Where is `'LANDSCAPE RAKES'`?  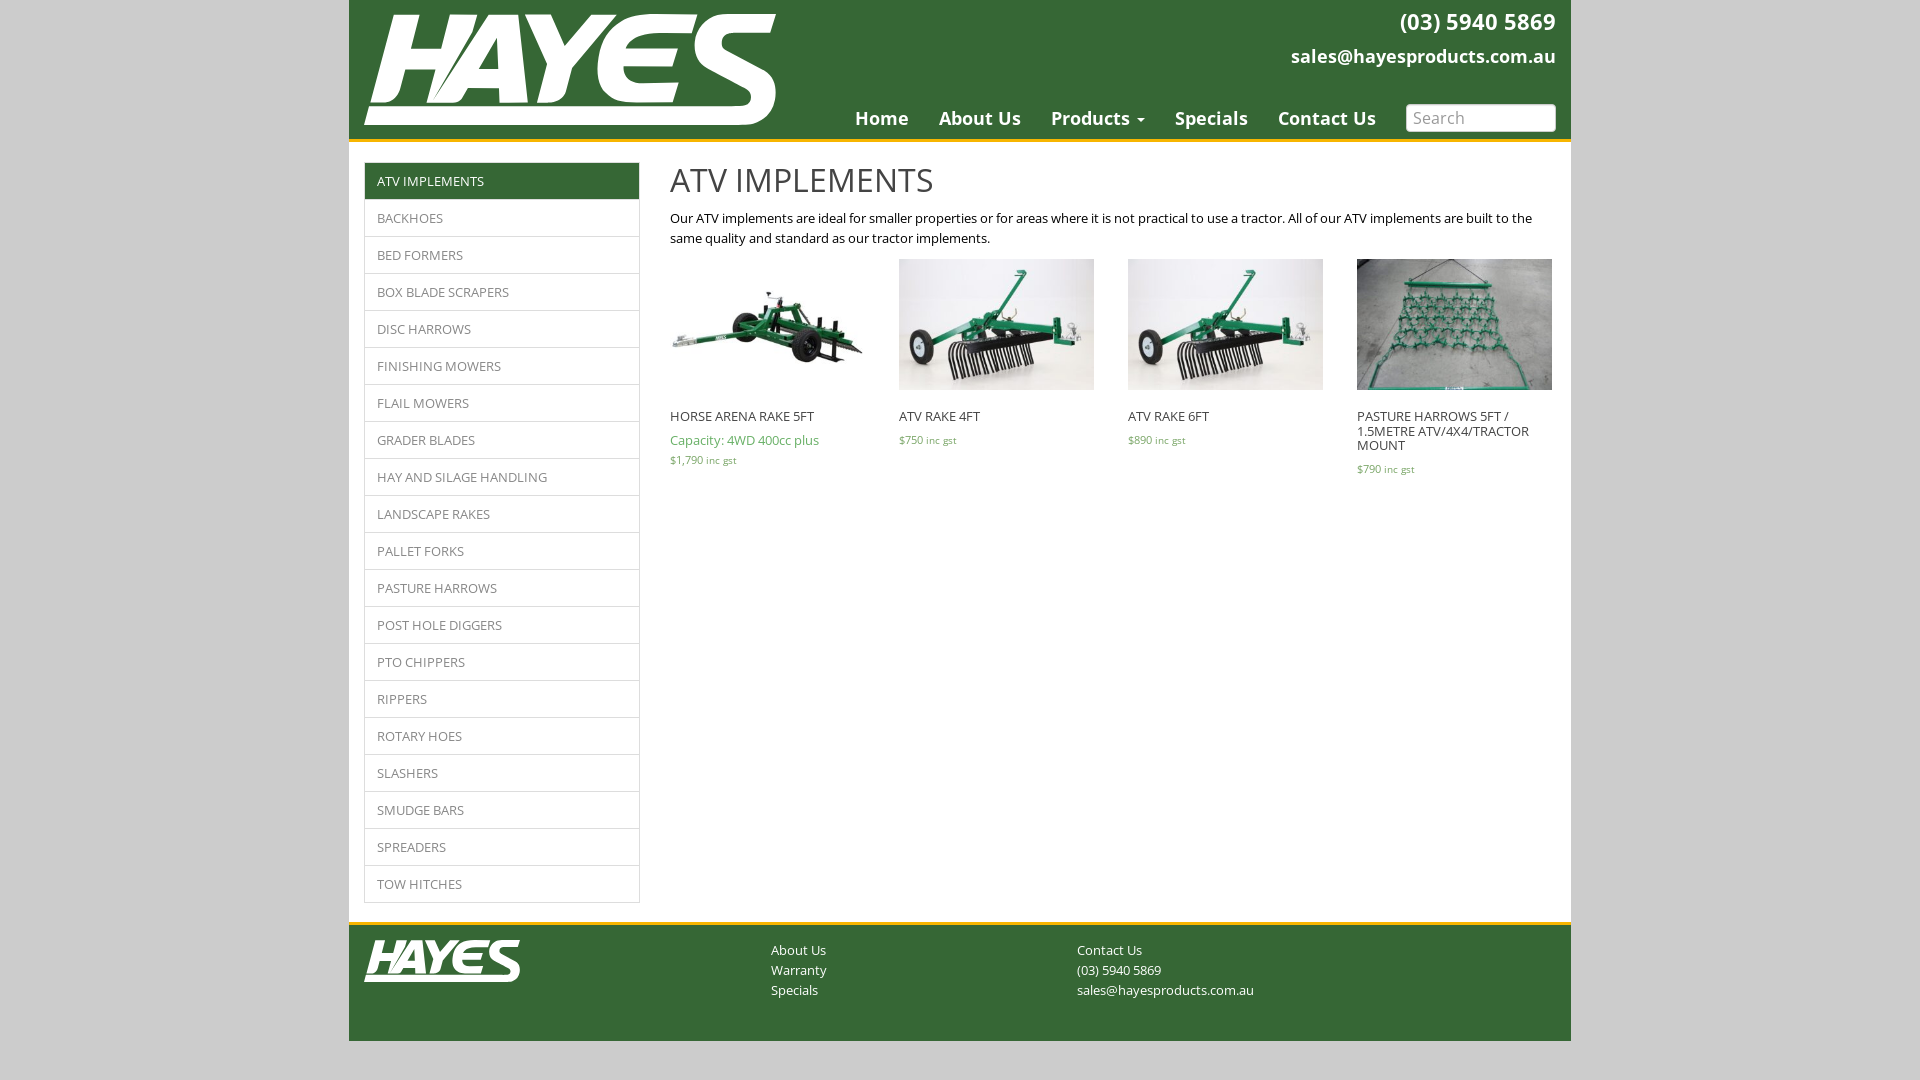
'LANDSCAPE RAKES' is located at coordinates (502, 512).